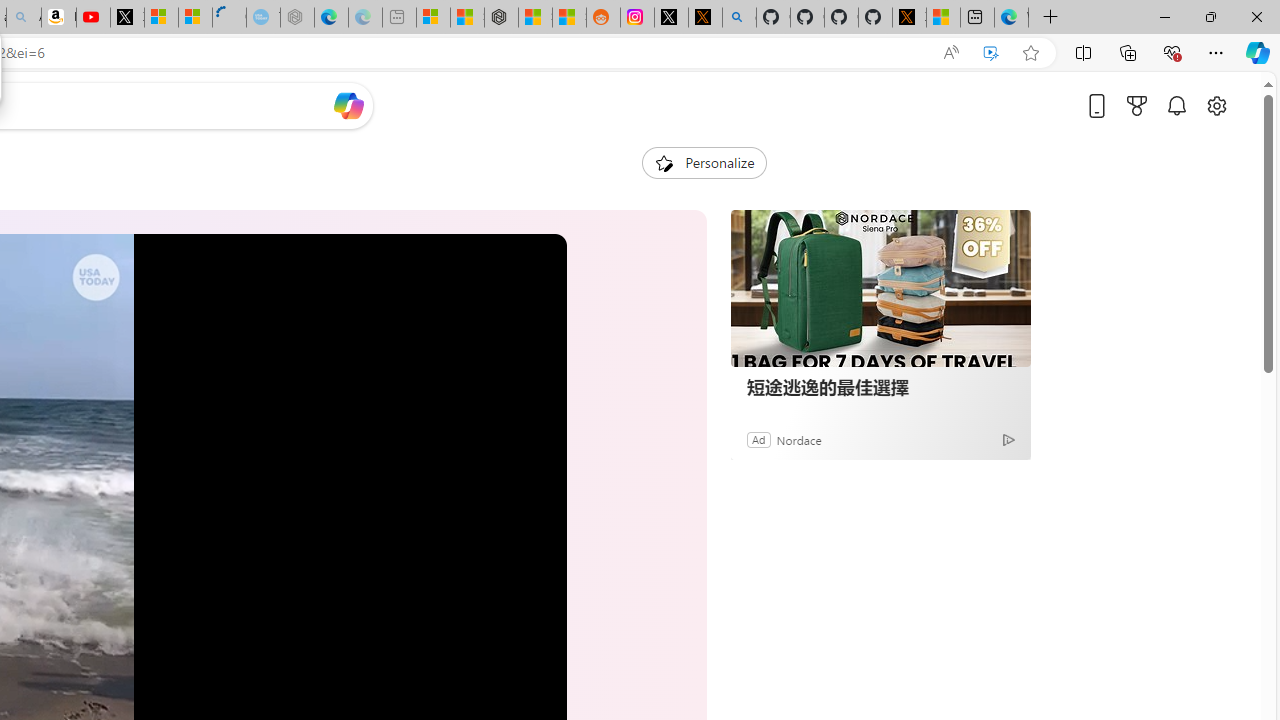 The width and height of the screenshot is (1280, 720). I want to click on 'Shanghai, China Weather trends | Microsoft Weather', so click(568, 17).